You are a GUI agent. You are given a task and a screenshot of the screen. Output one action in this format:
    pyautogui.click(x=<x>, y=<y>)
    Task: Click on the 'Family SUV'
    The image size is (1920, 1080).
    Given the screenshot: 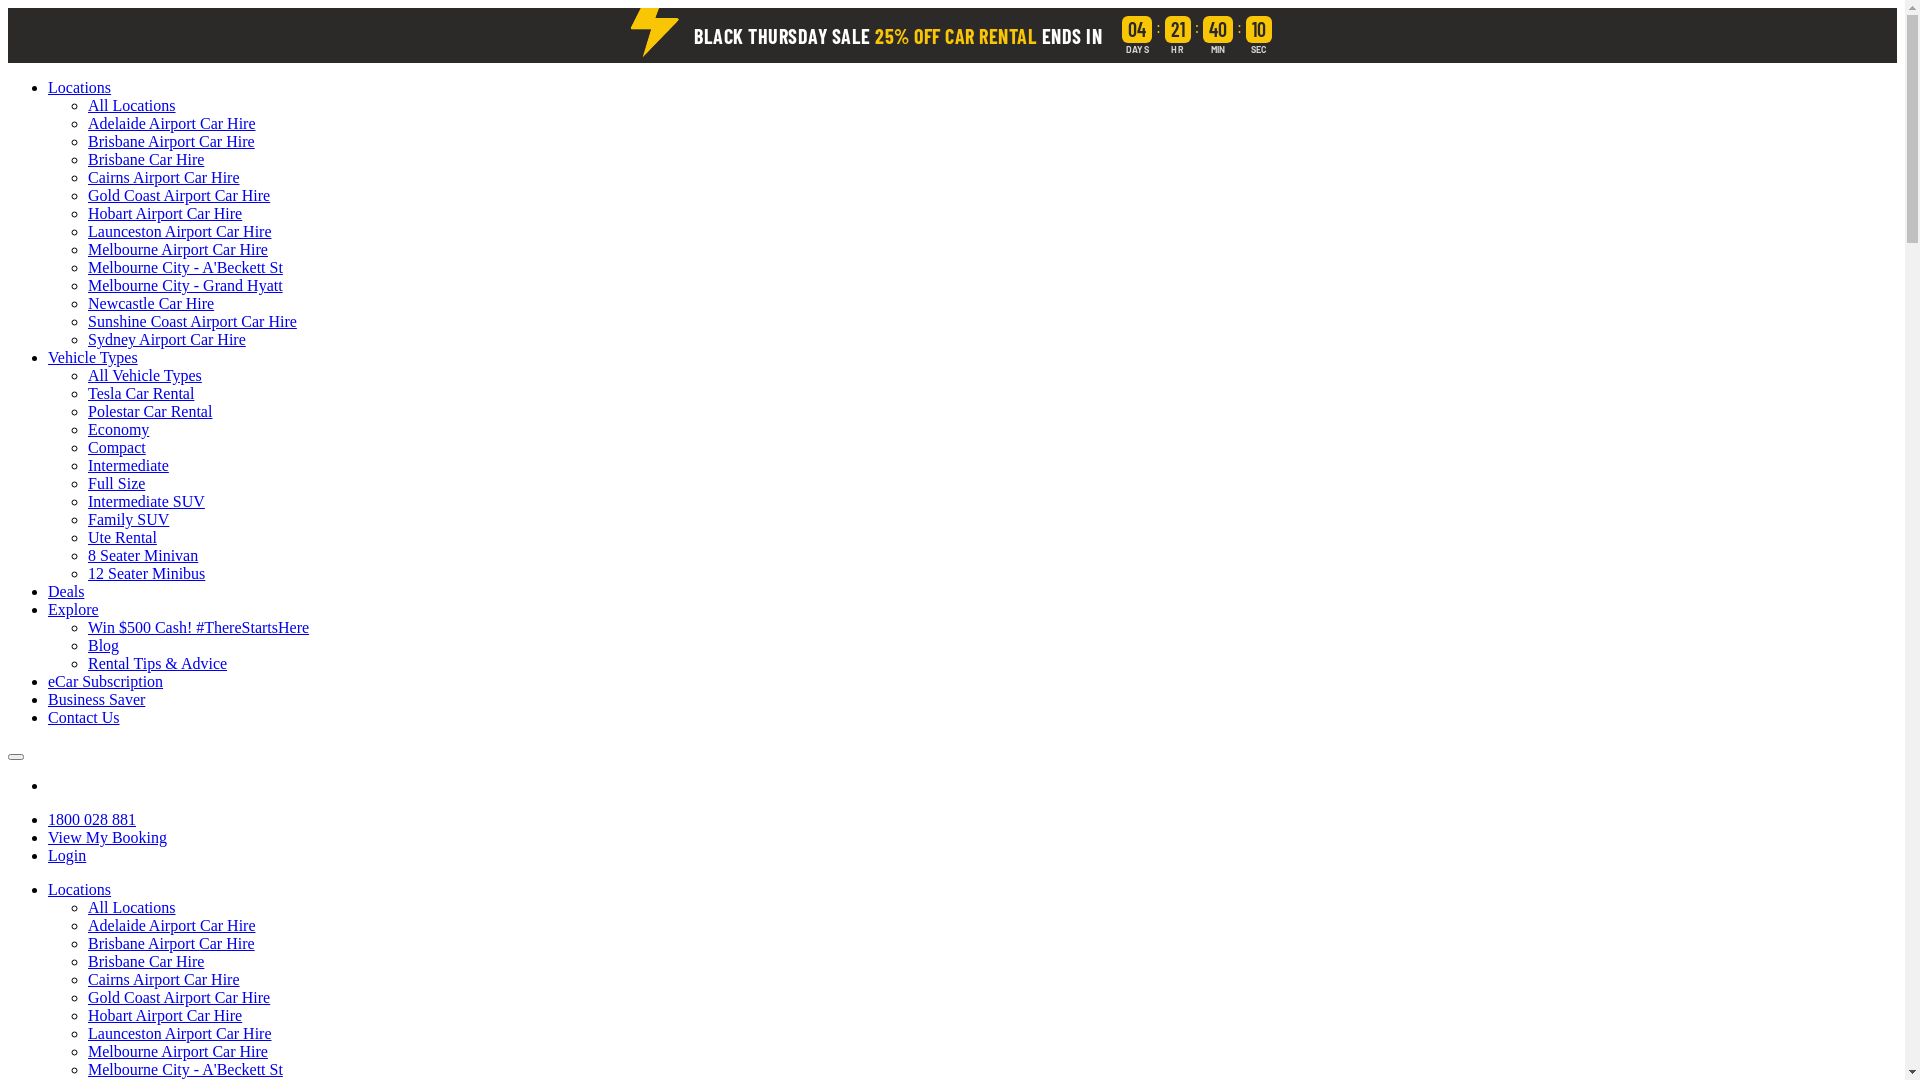 What is the action you would take?
    pyautogui.click(x=127, y=518)
    